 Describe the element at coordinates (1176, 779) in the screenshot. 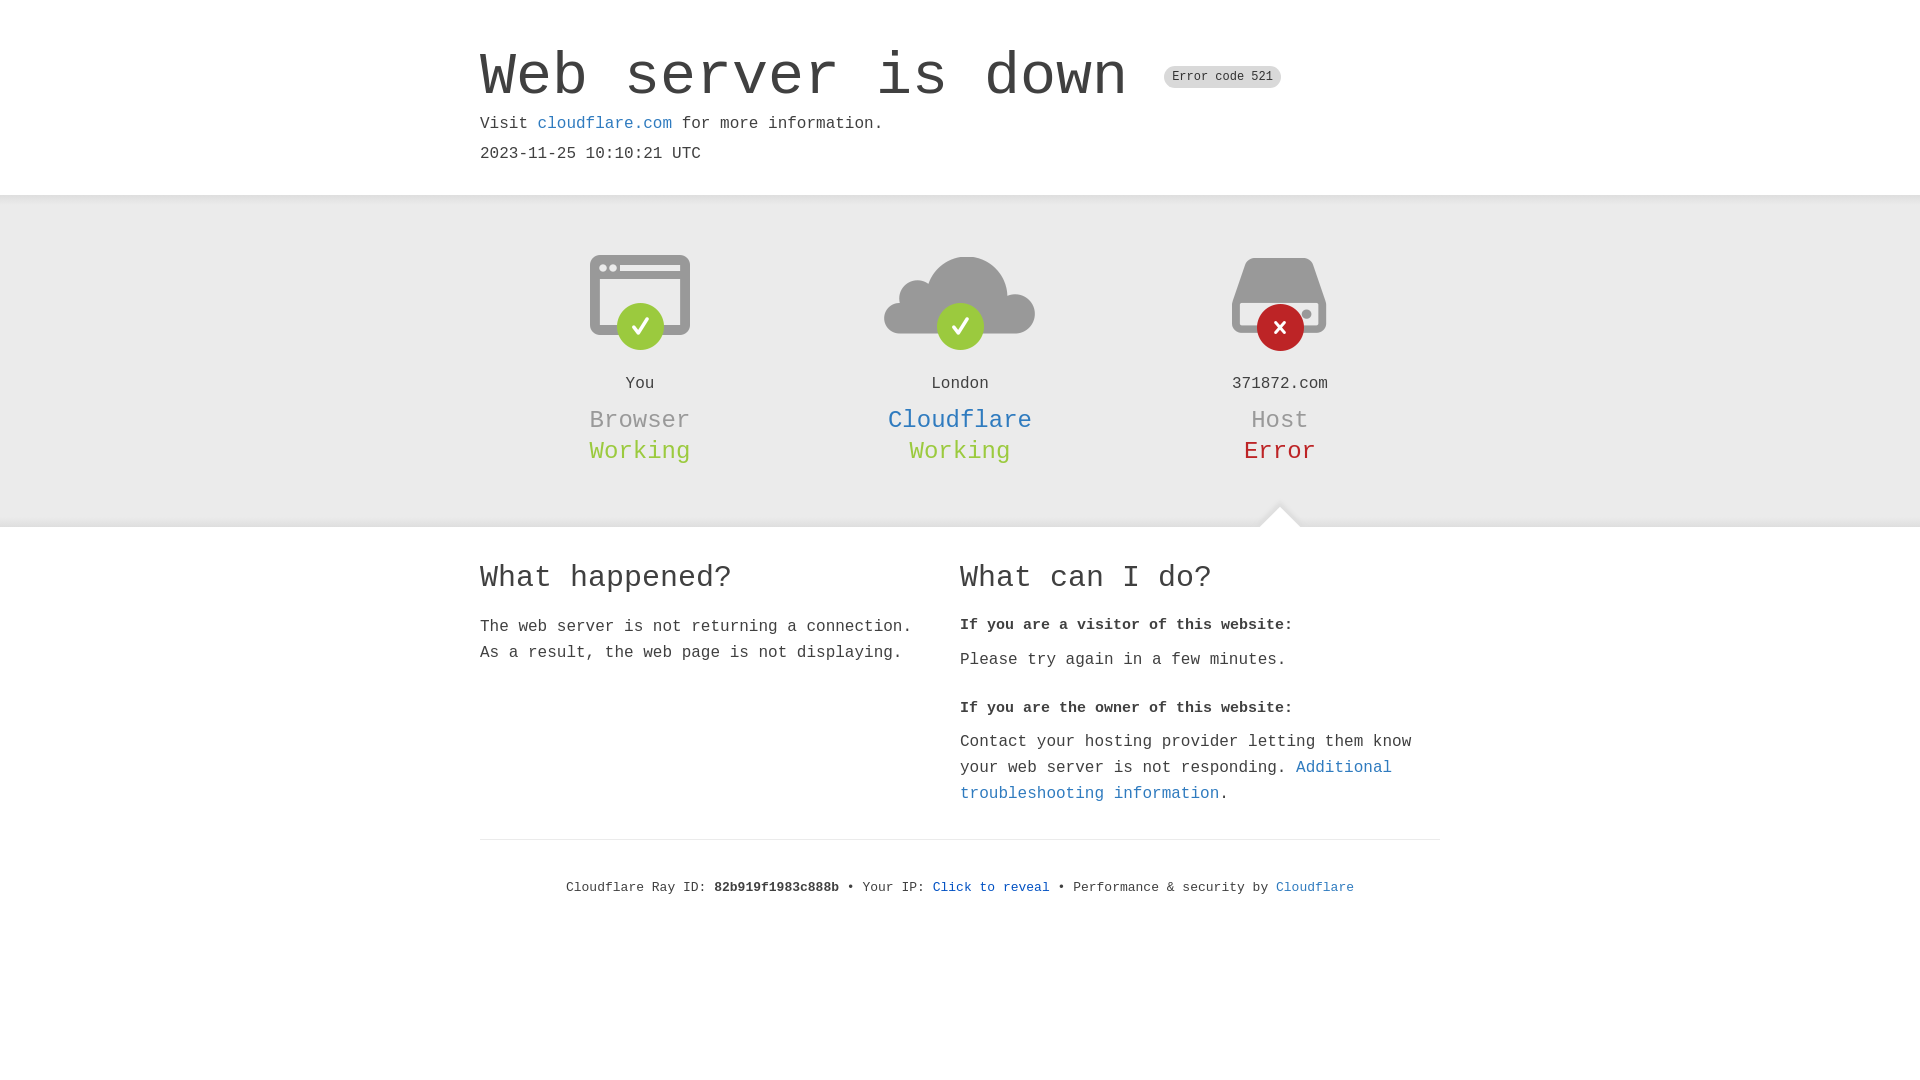

I see `'Additional troubleshooting information'` at that location.